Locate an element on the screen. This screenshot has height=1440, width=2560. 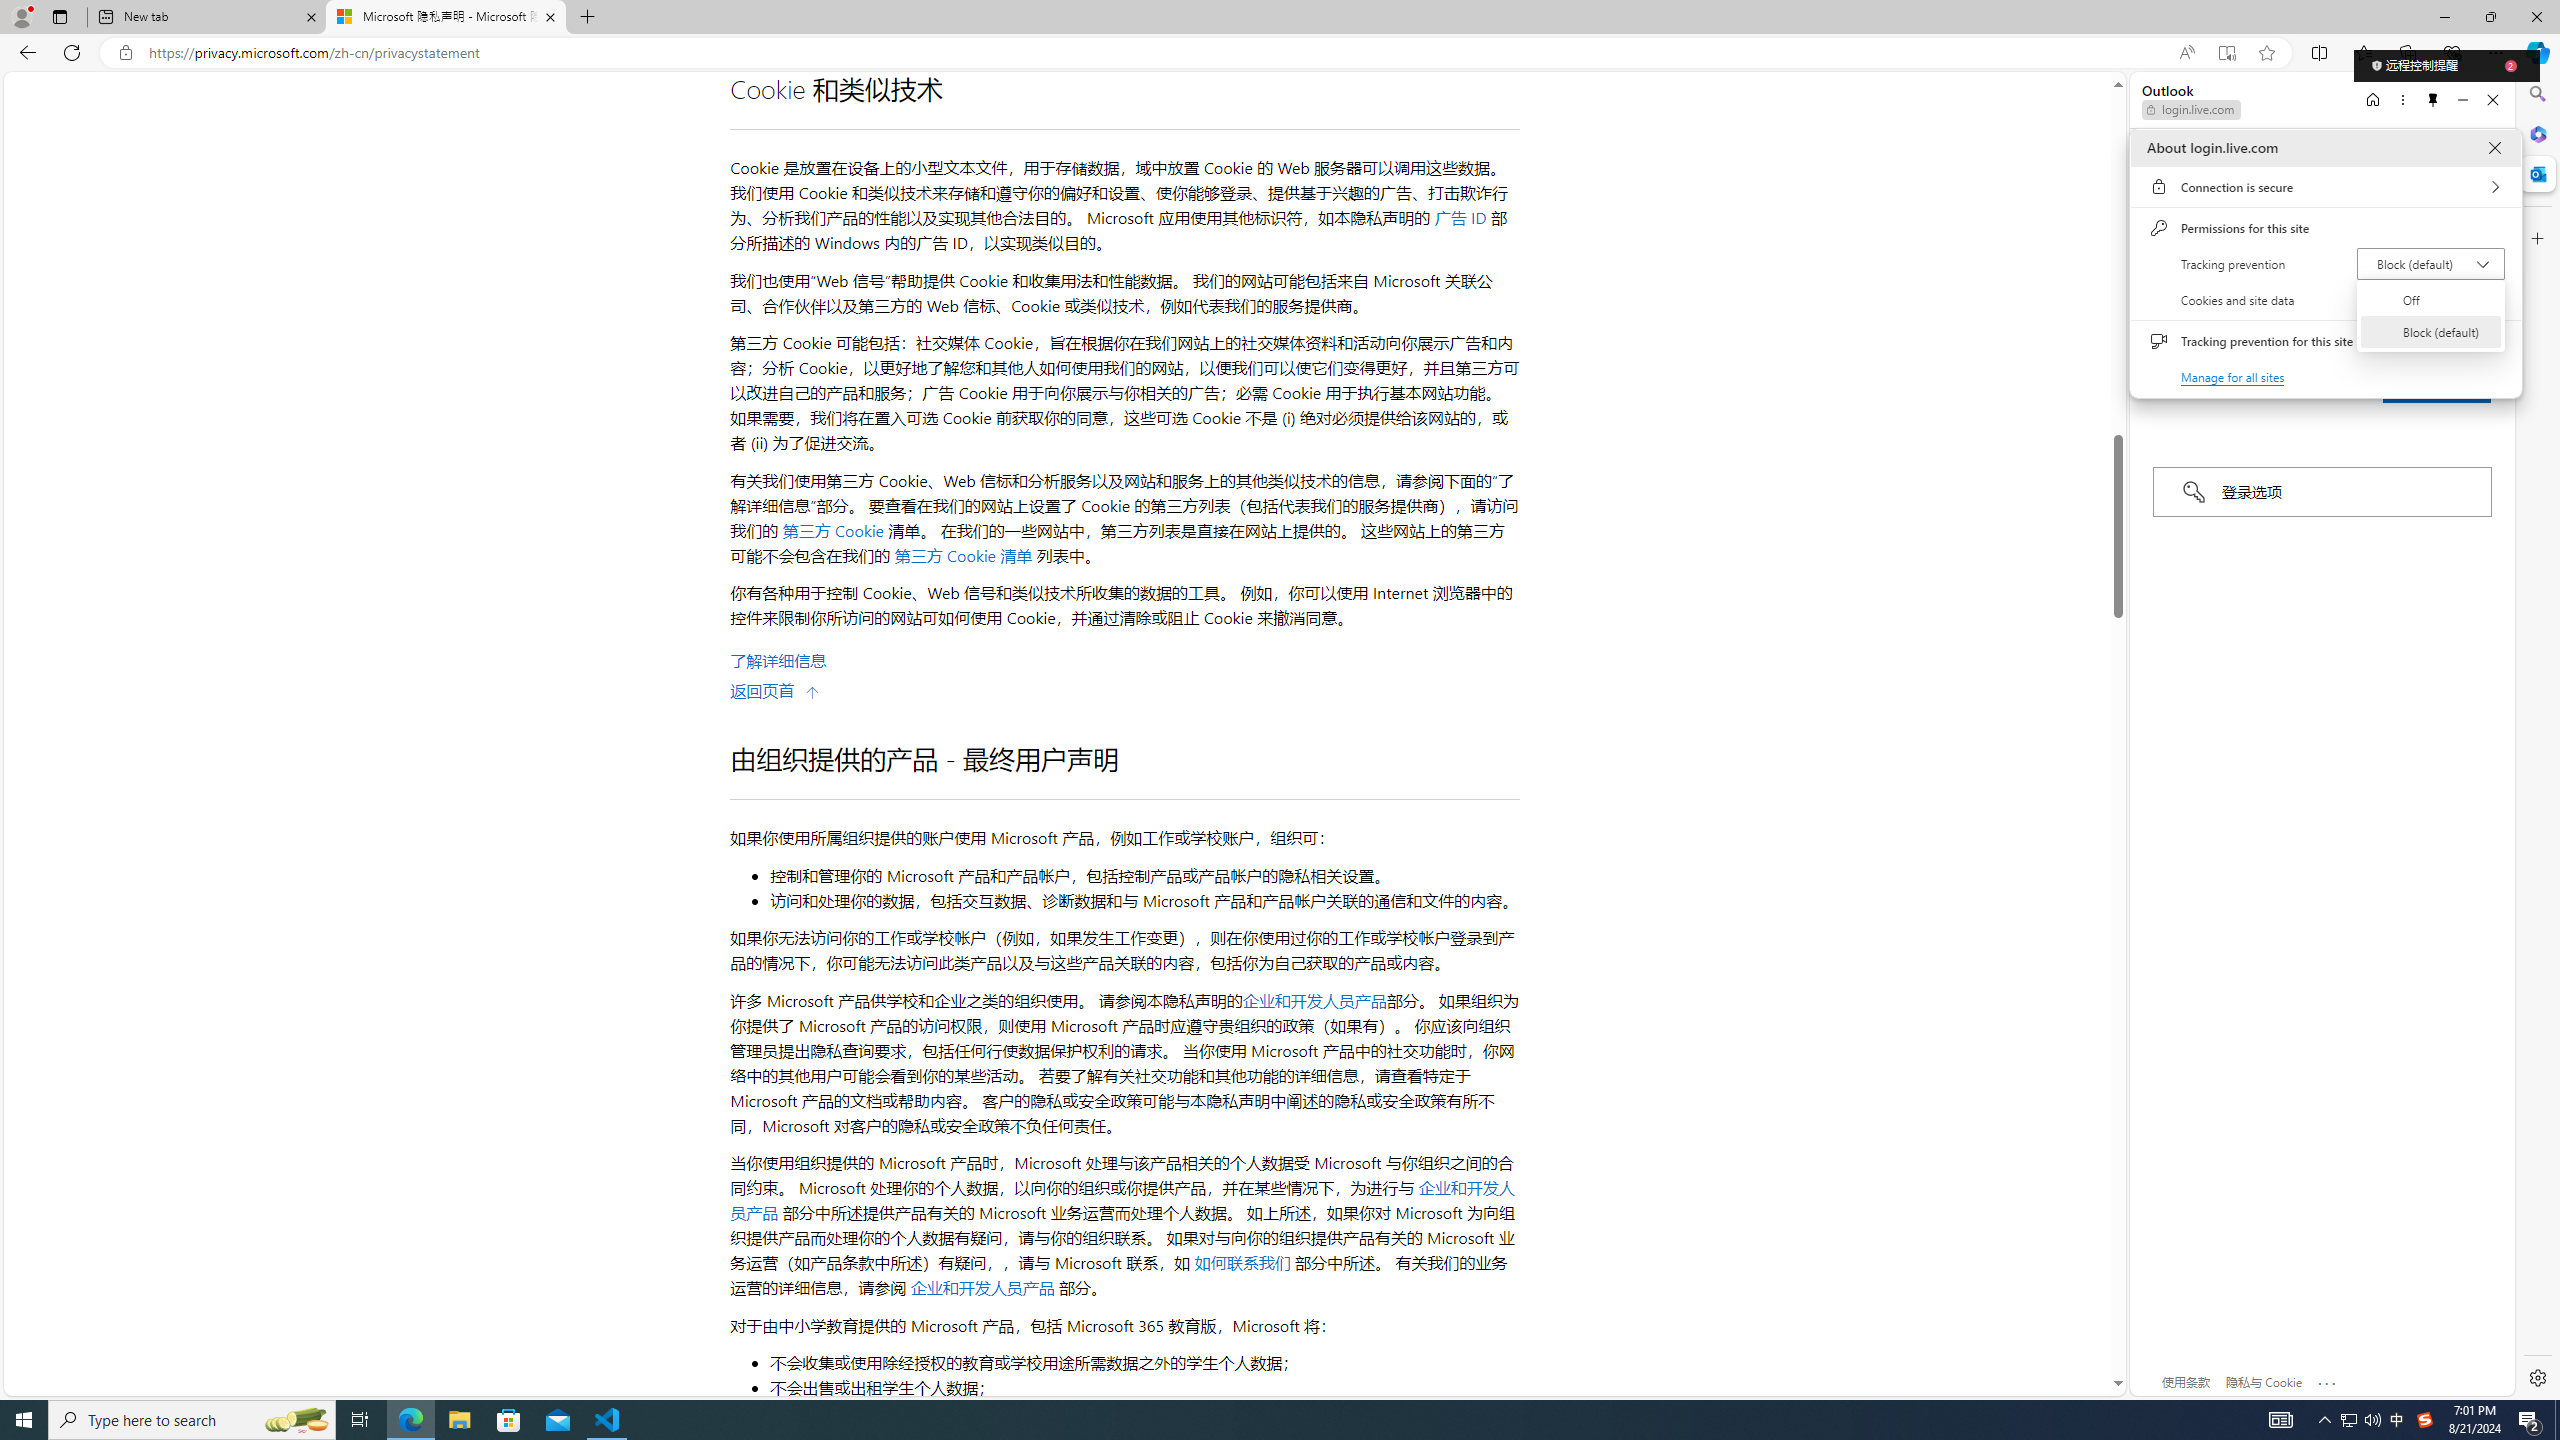
'User Promoted Notification Area' is located at coordinates (2360, 1418).